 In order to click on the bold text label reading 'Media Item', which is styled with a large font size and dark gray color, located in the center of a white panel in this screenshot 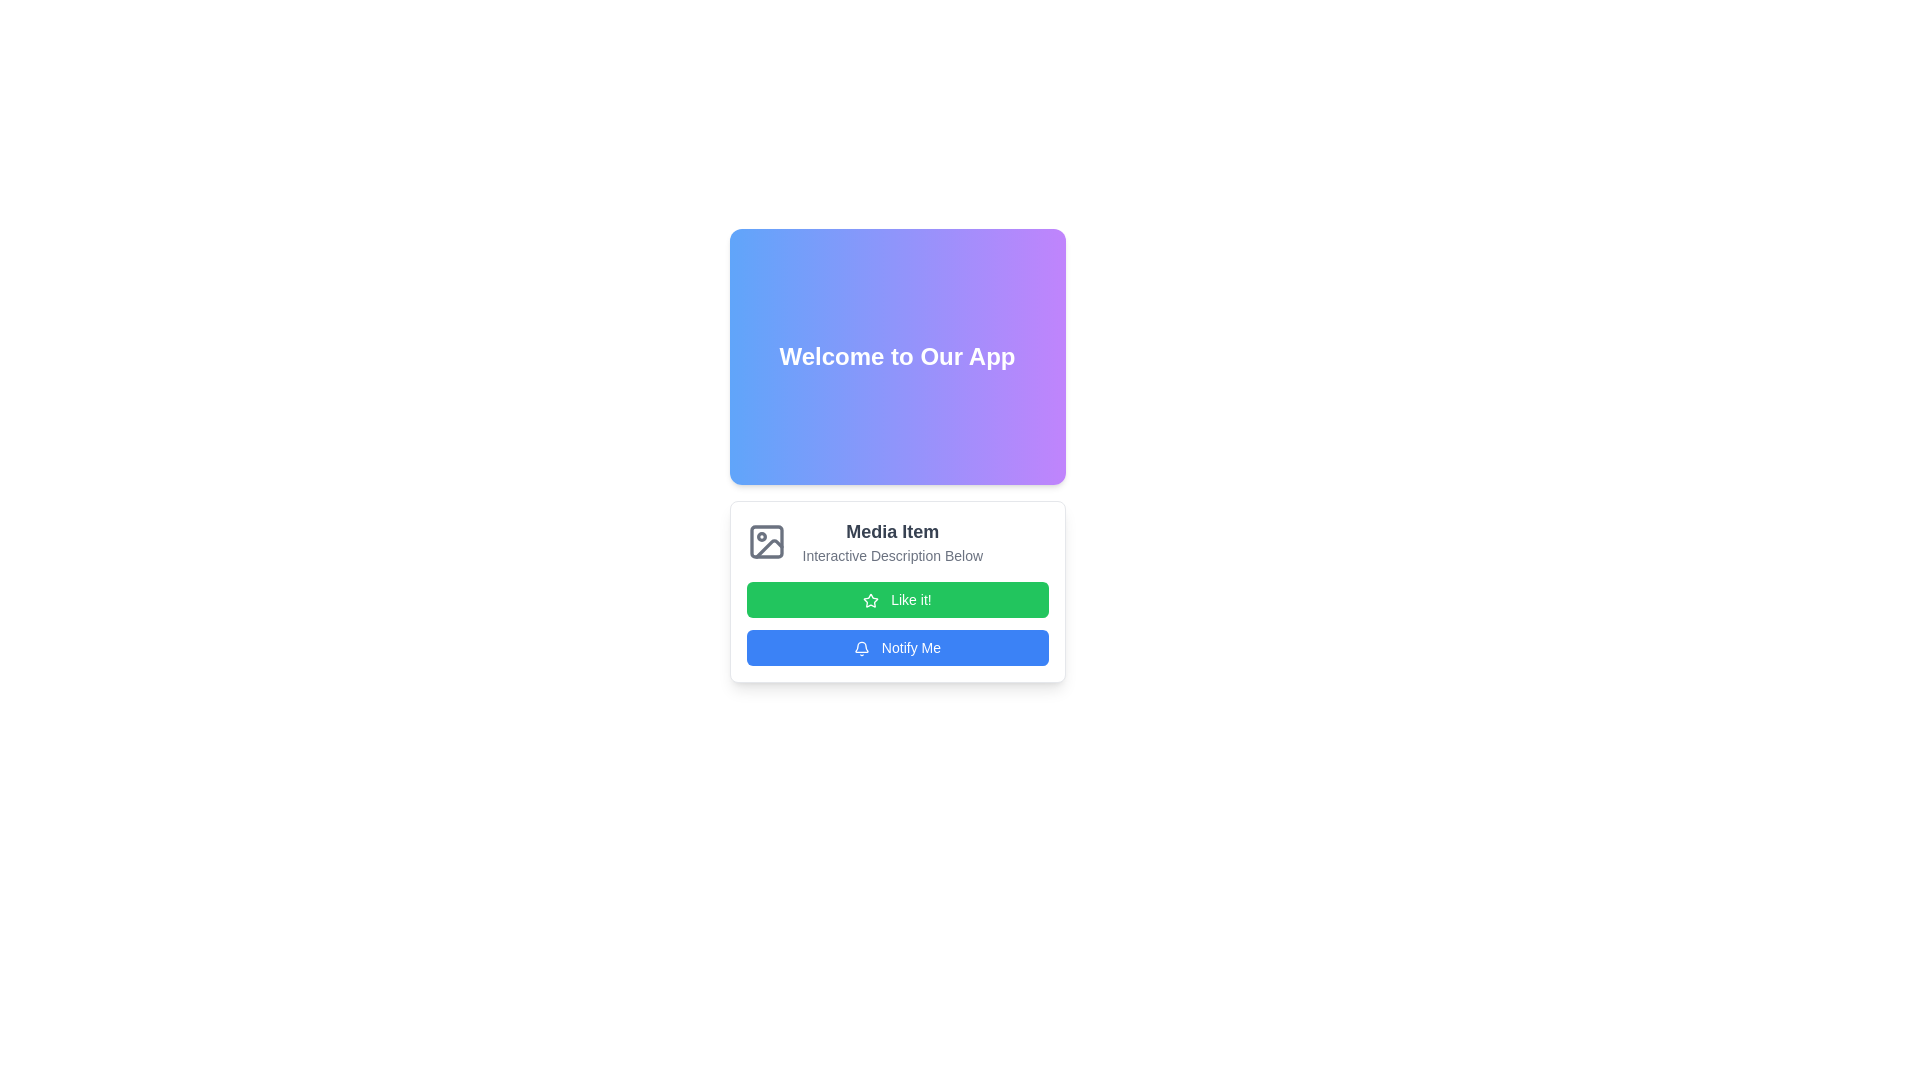, I will do `click(891, 531)`.